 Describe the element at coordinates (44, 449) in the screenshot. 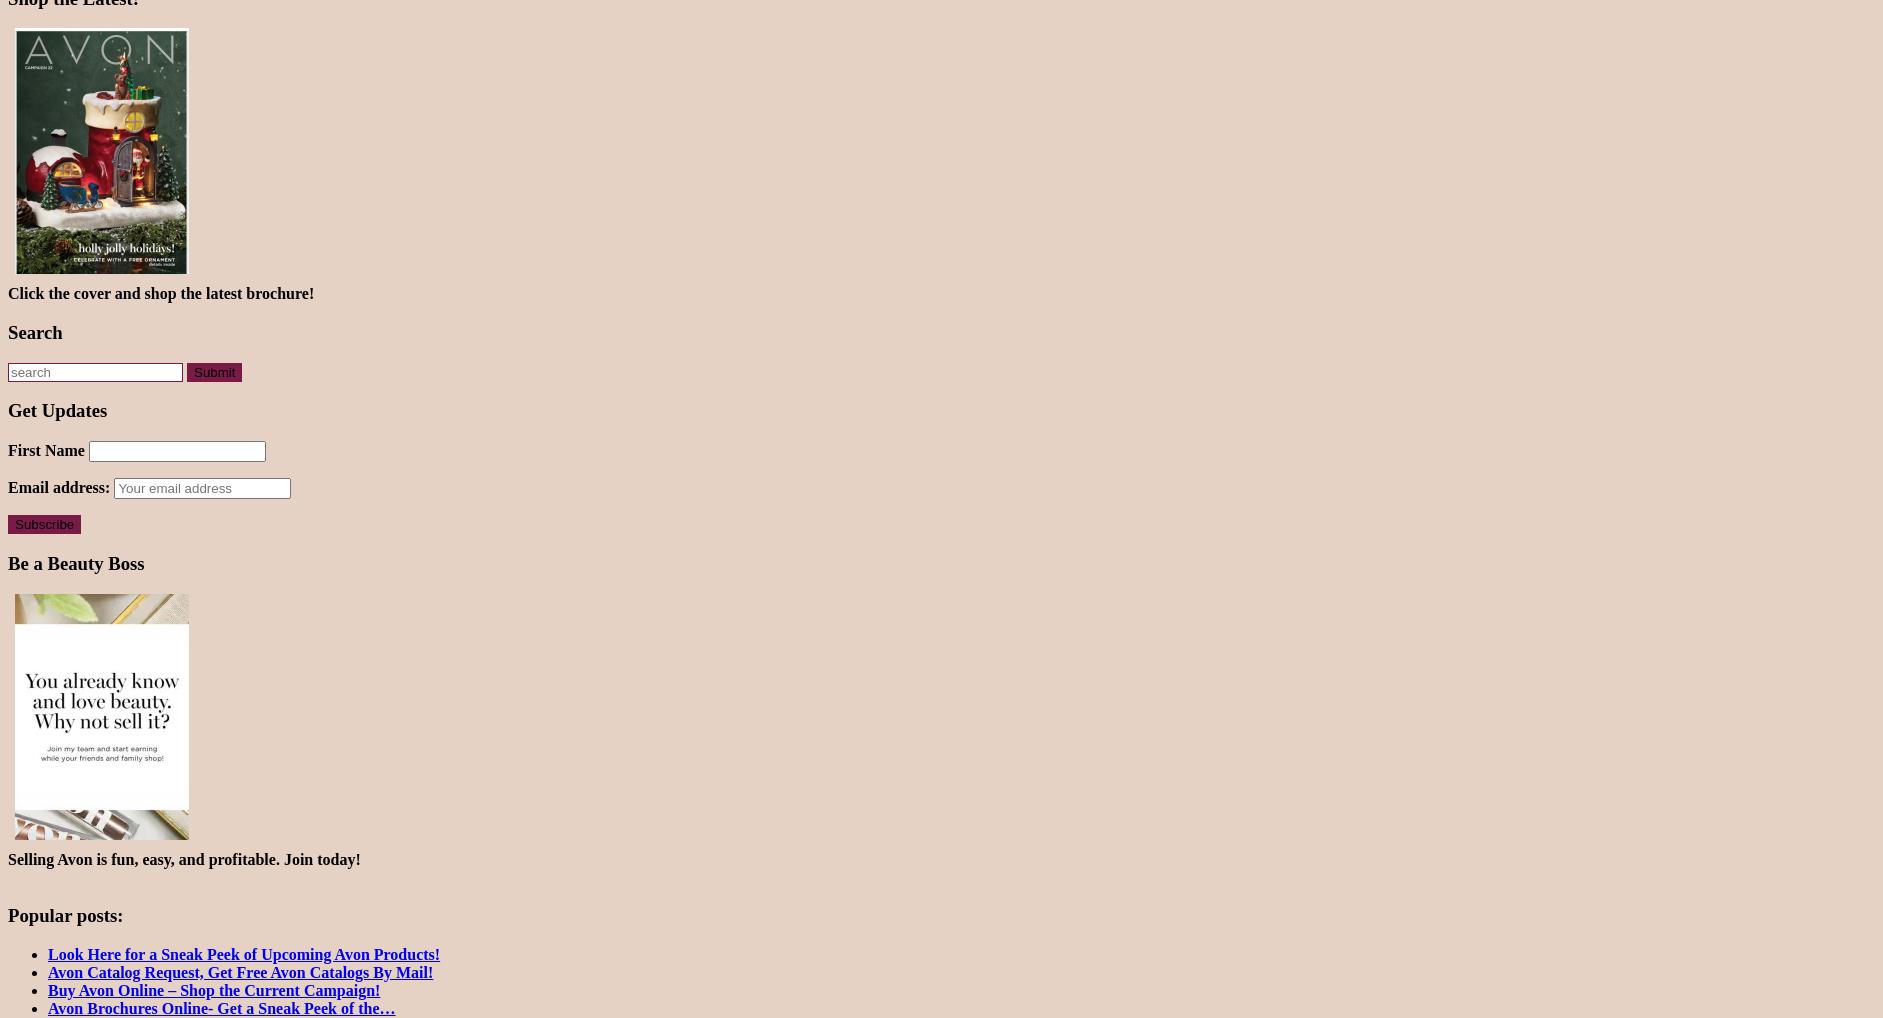

I see `'First Name'` at that location.